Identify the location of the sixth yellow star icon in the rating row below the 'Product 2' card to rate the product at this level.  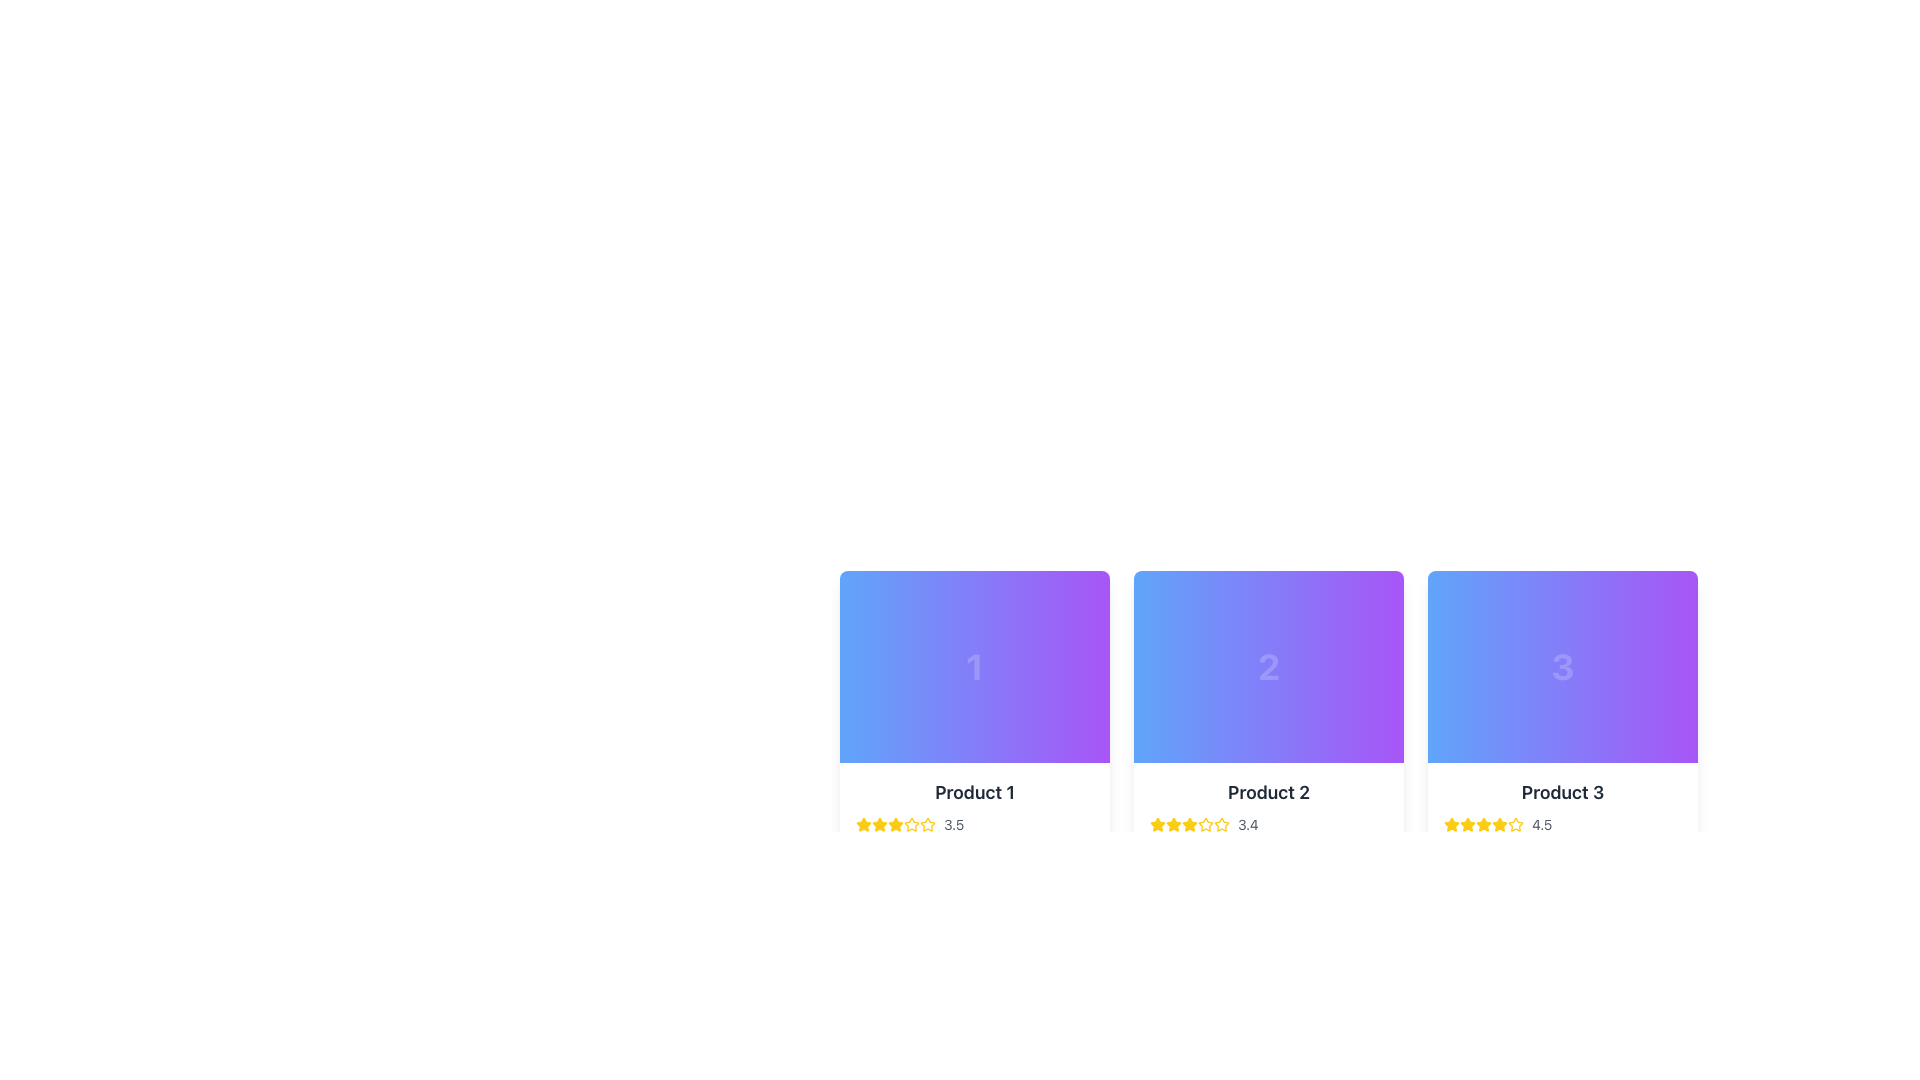
(1204, 825).